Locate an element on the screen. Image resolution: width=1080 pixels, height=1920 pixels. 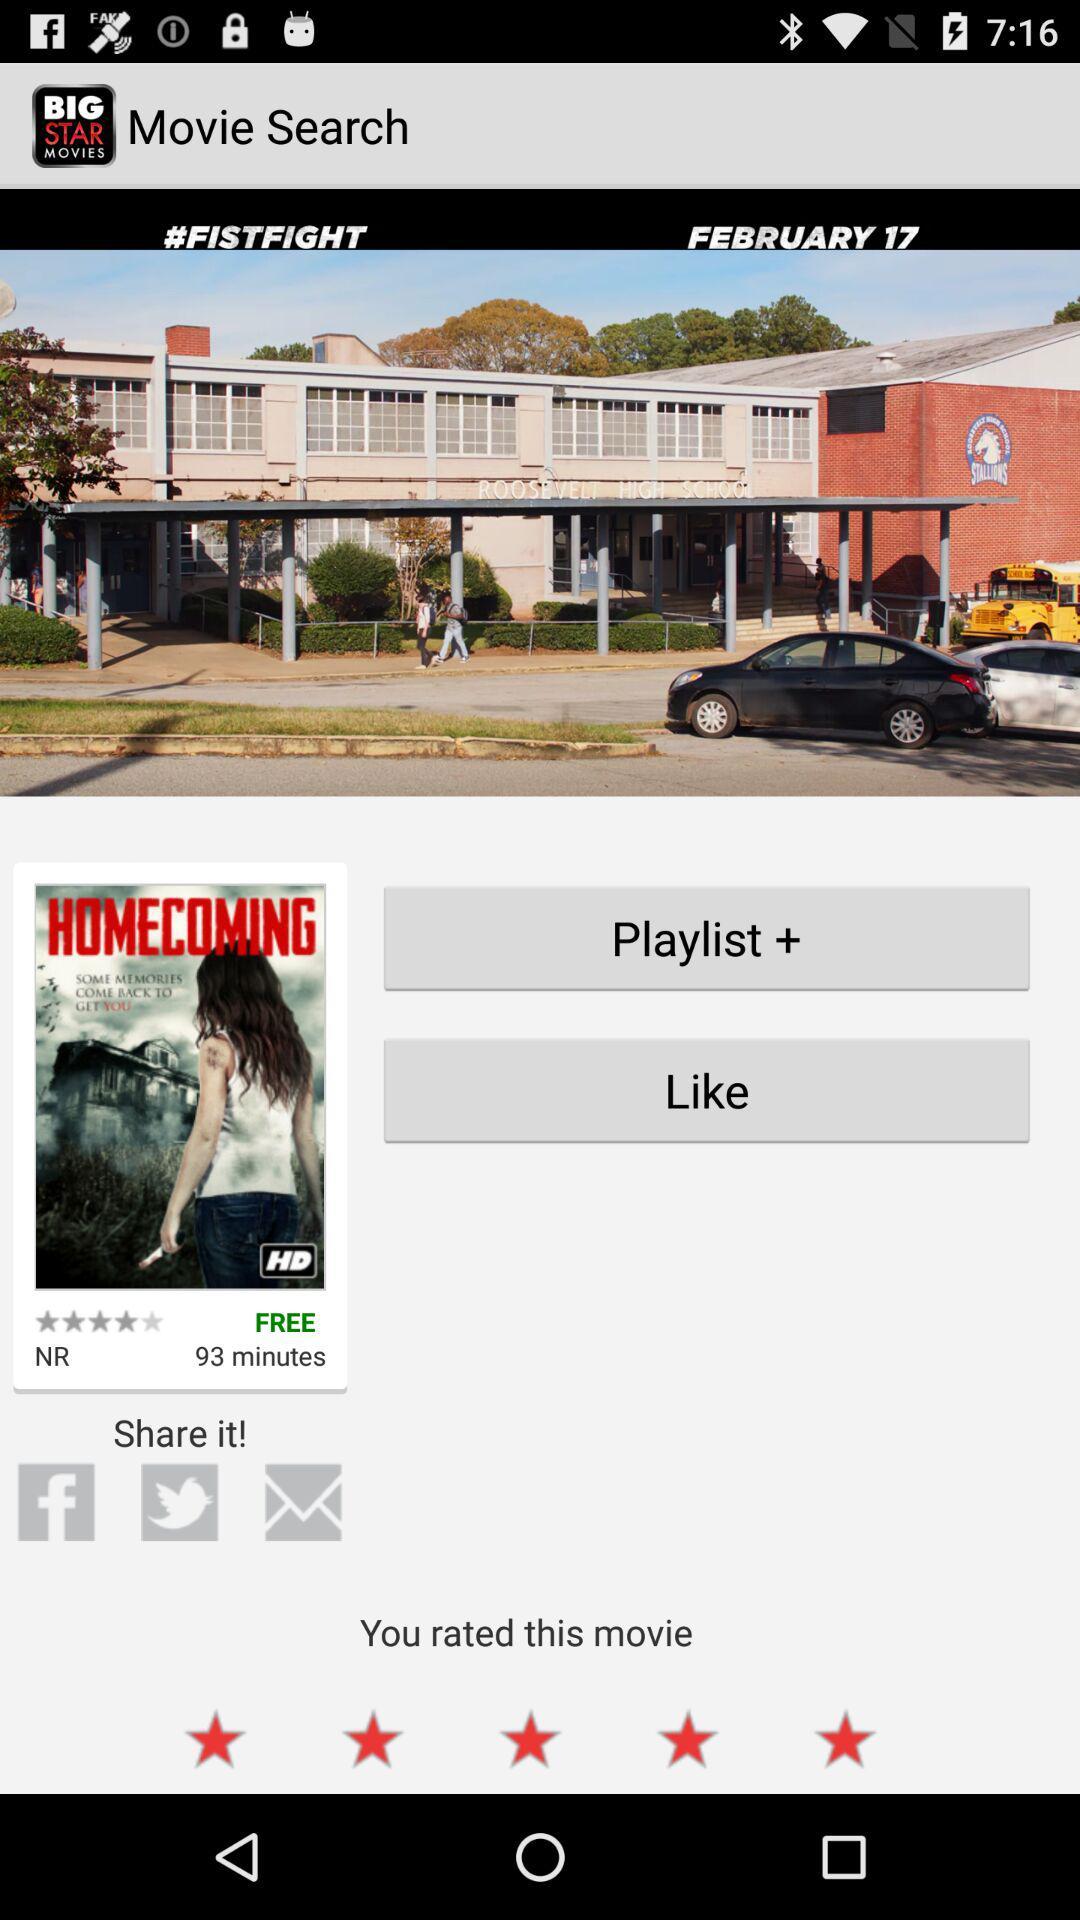
the star icon is located at coordinates (682, 1861).